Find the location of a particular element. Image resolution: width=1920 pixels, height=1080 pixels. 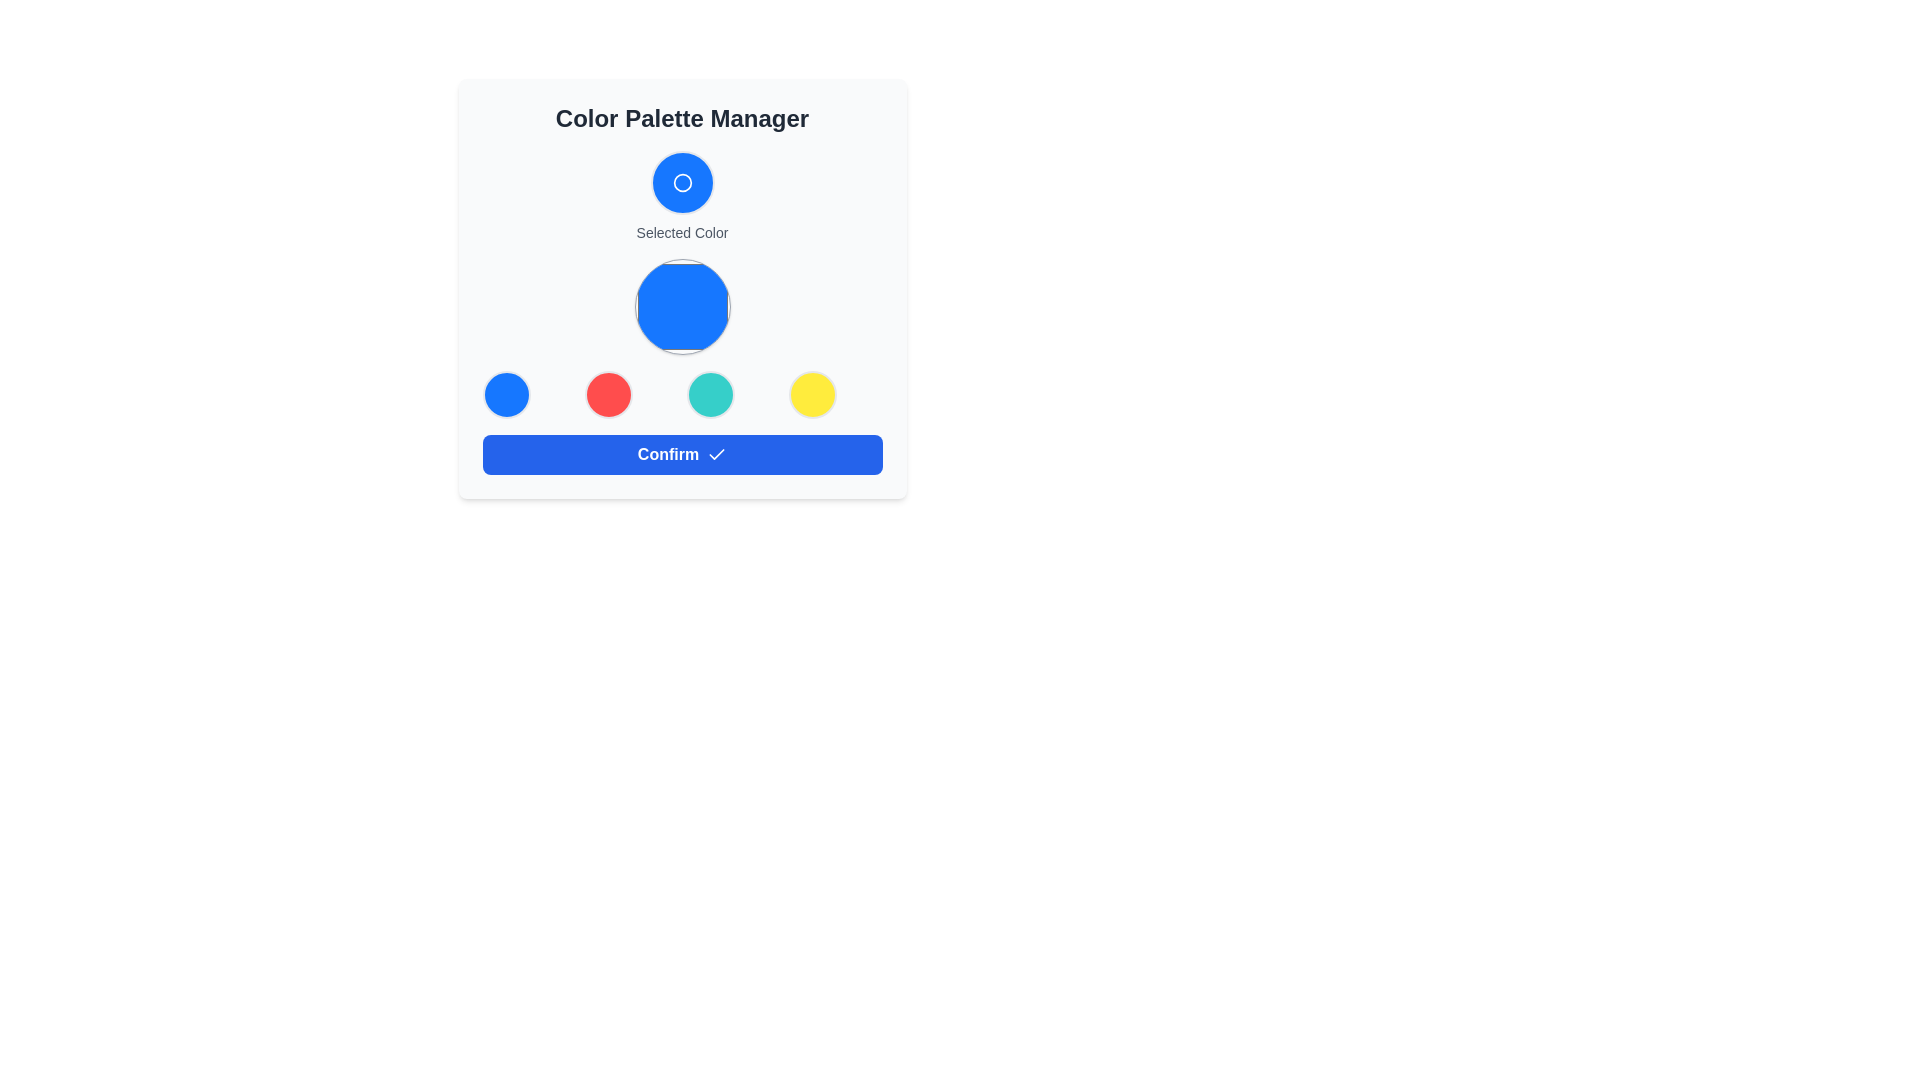

the small blue outlined checkmark icon located to the right side of the 'Confirm' button is located at coordinates (717, 455).